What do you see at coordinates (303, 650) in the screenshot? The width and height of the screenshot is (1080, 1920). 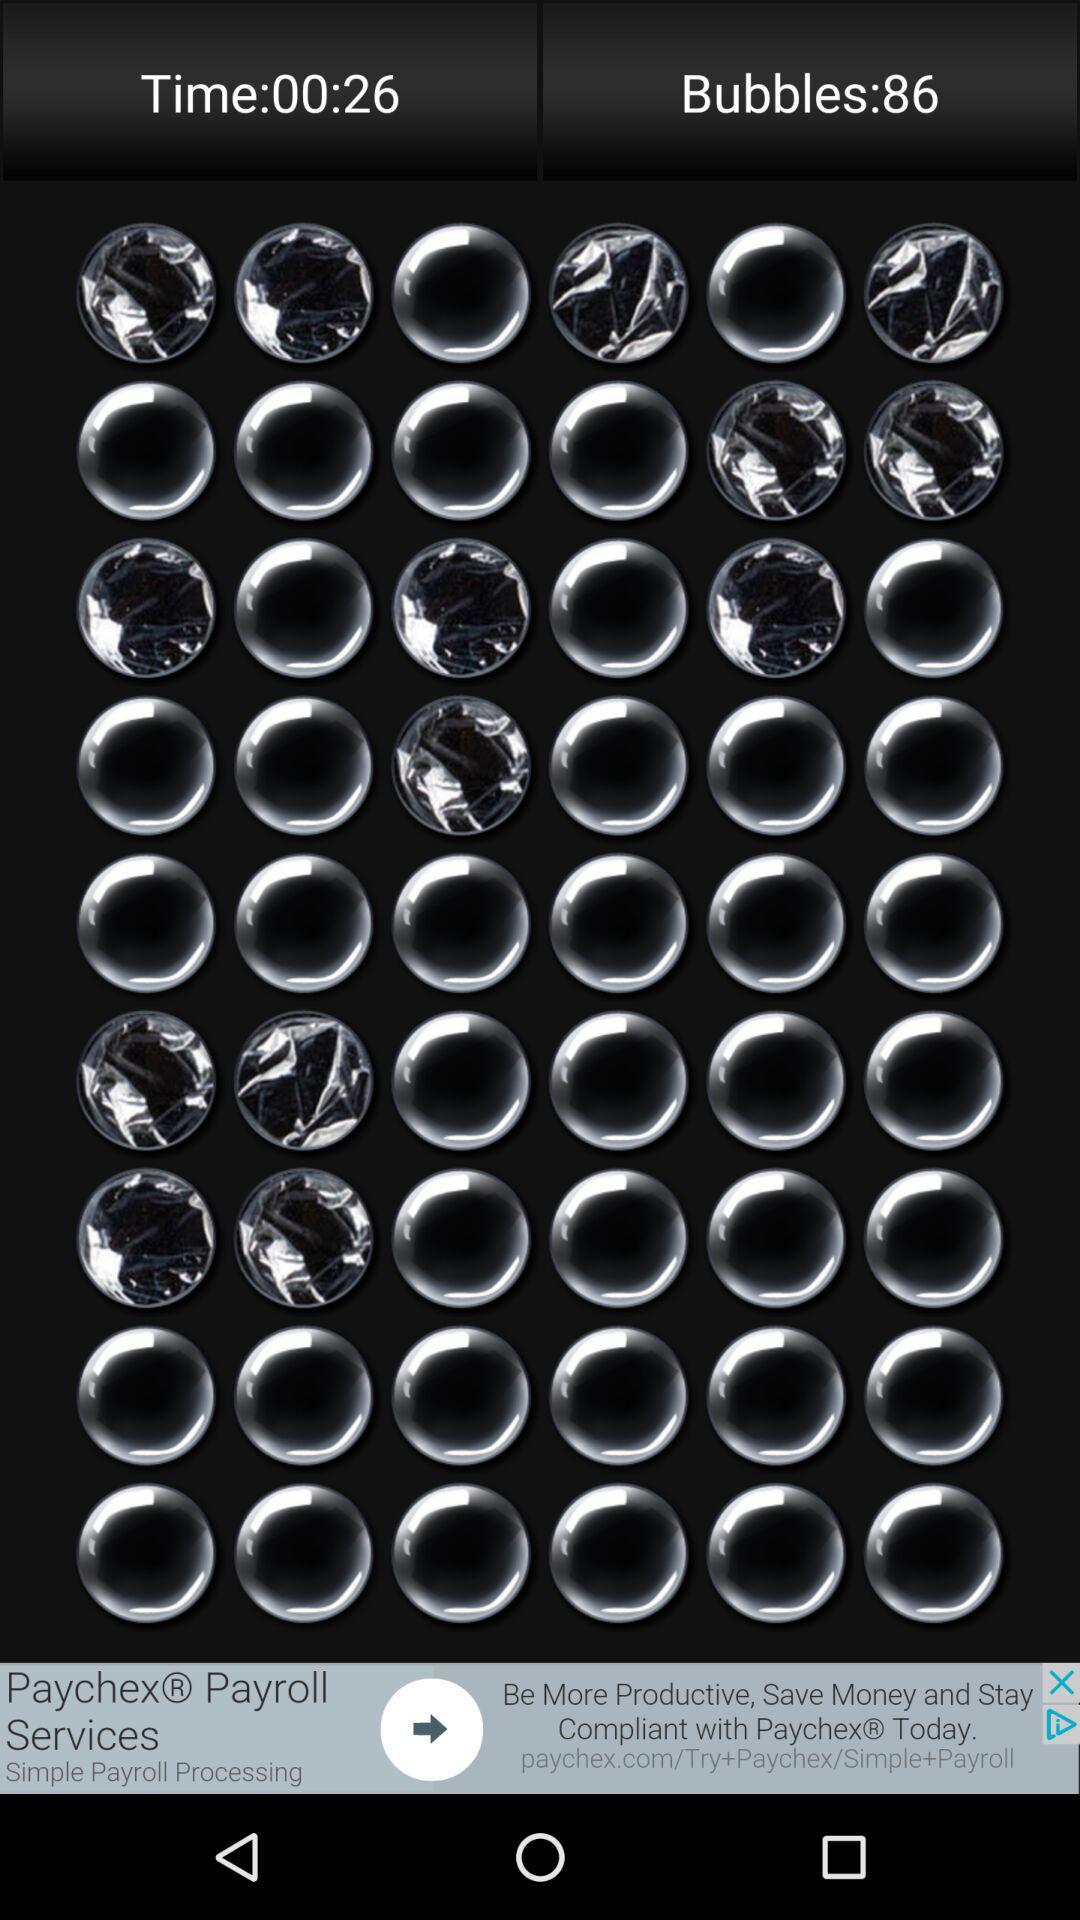 I see `the refresh icon` at bounding box center [303, 650].